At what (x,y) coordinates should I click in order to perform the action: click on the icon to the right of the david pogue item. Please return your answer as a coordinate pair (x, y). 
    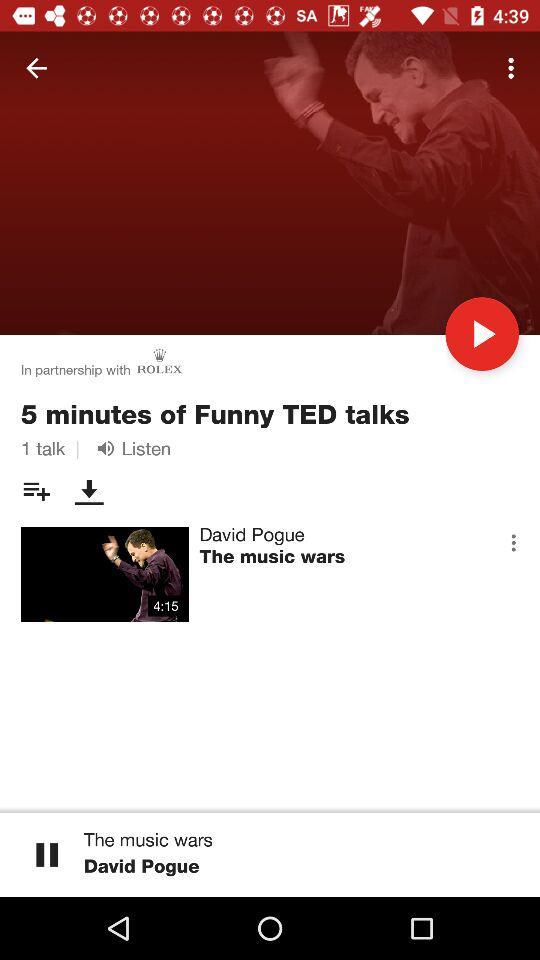
    Looking at the image, I should click on (513, 542).